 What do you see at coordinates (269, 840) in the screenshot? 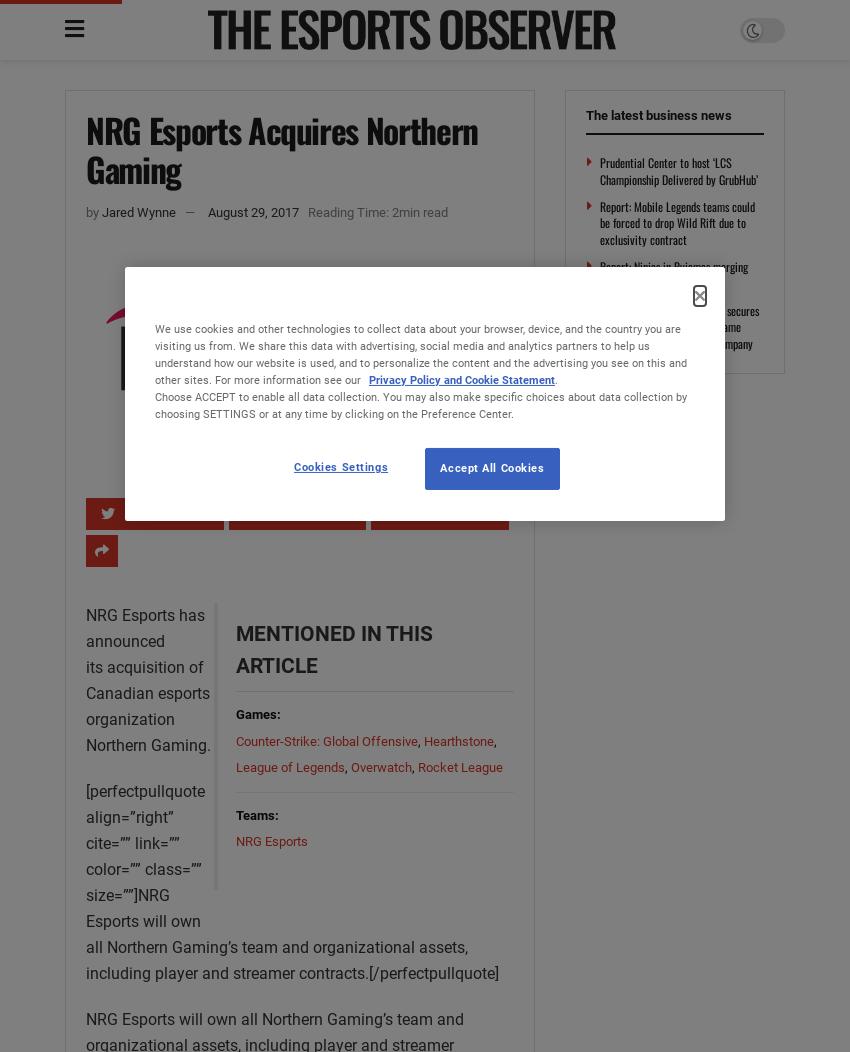
I see `'NRG Esports'` at bounding box center [269, 840].